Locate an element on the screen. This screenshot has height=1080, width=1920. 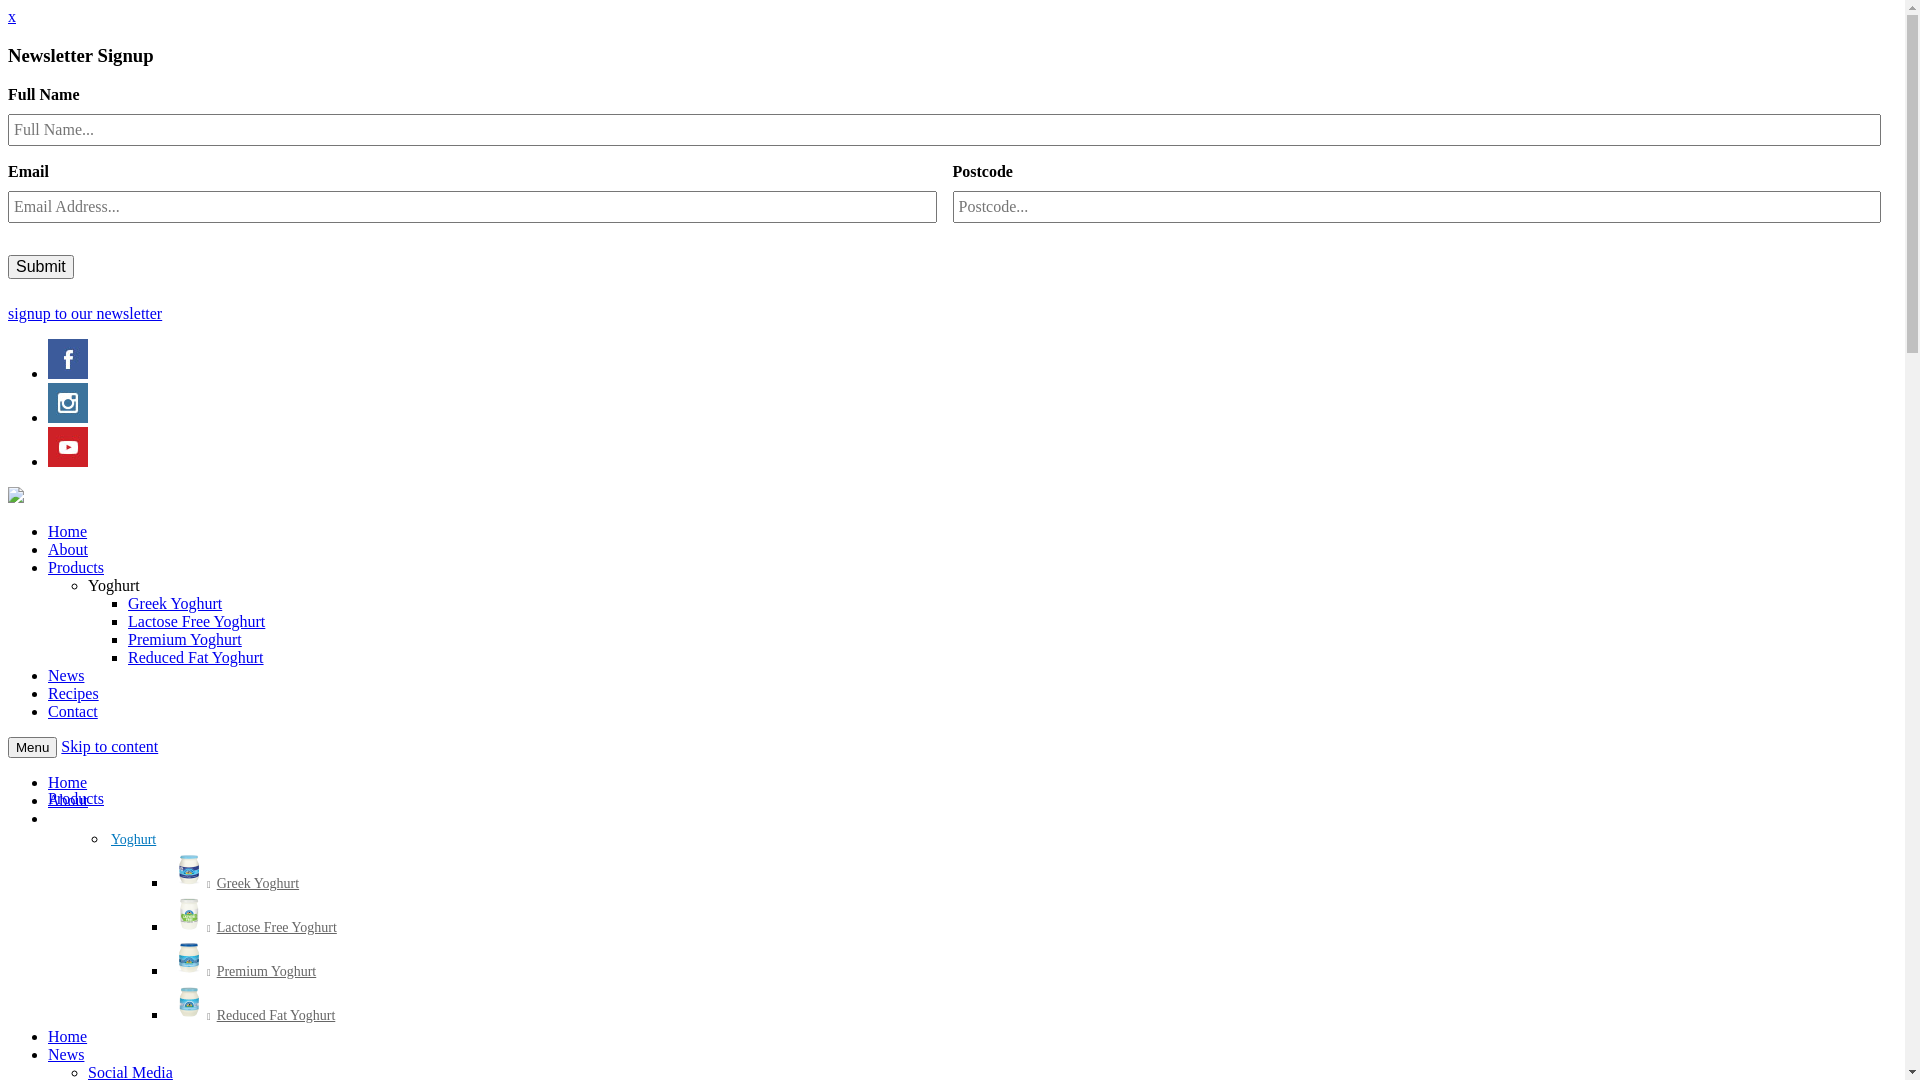
'Lactose Free Yoghurt' is located at coordinates (253, 928).